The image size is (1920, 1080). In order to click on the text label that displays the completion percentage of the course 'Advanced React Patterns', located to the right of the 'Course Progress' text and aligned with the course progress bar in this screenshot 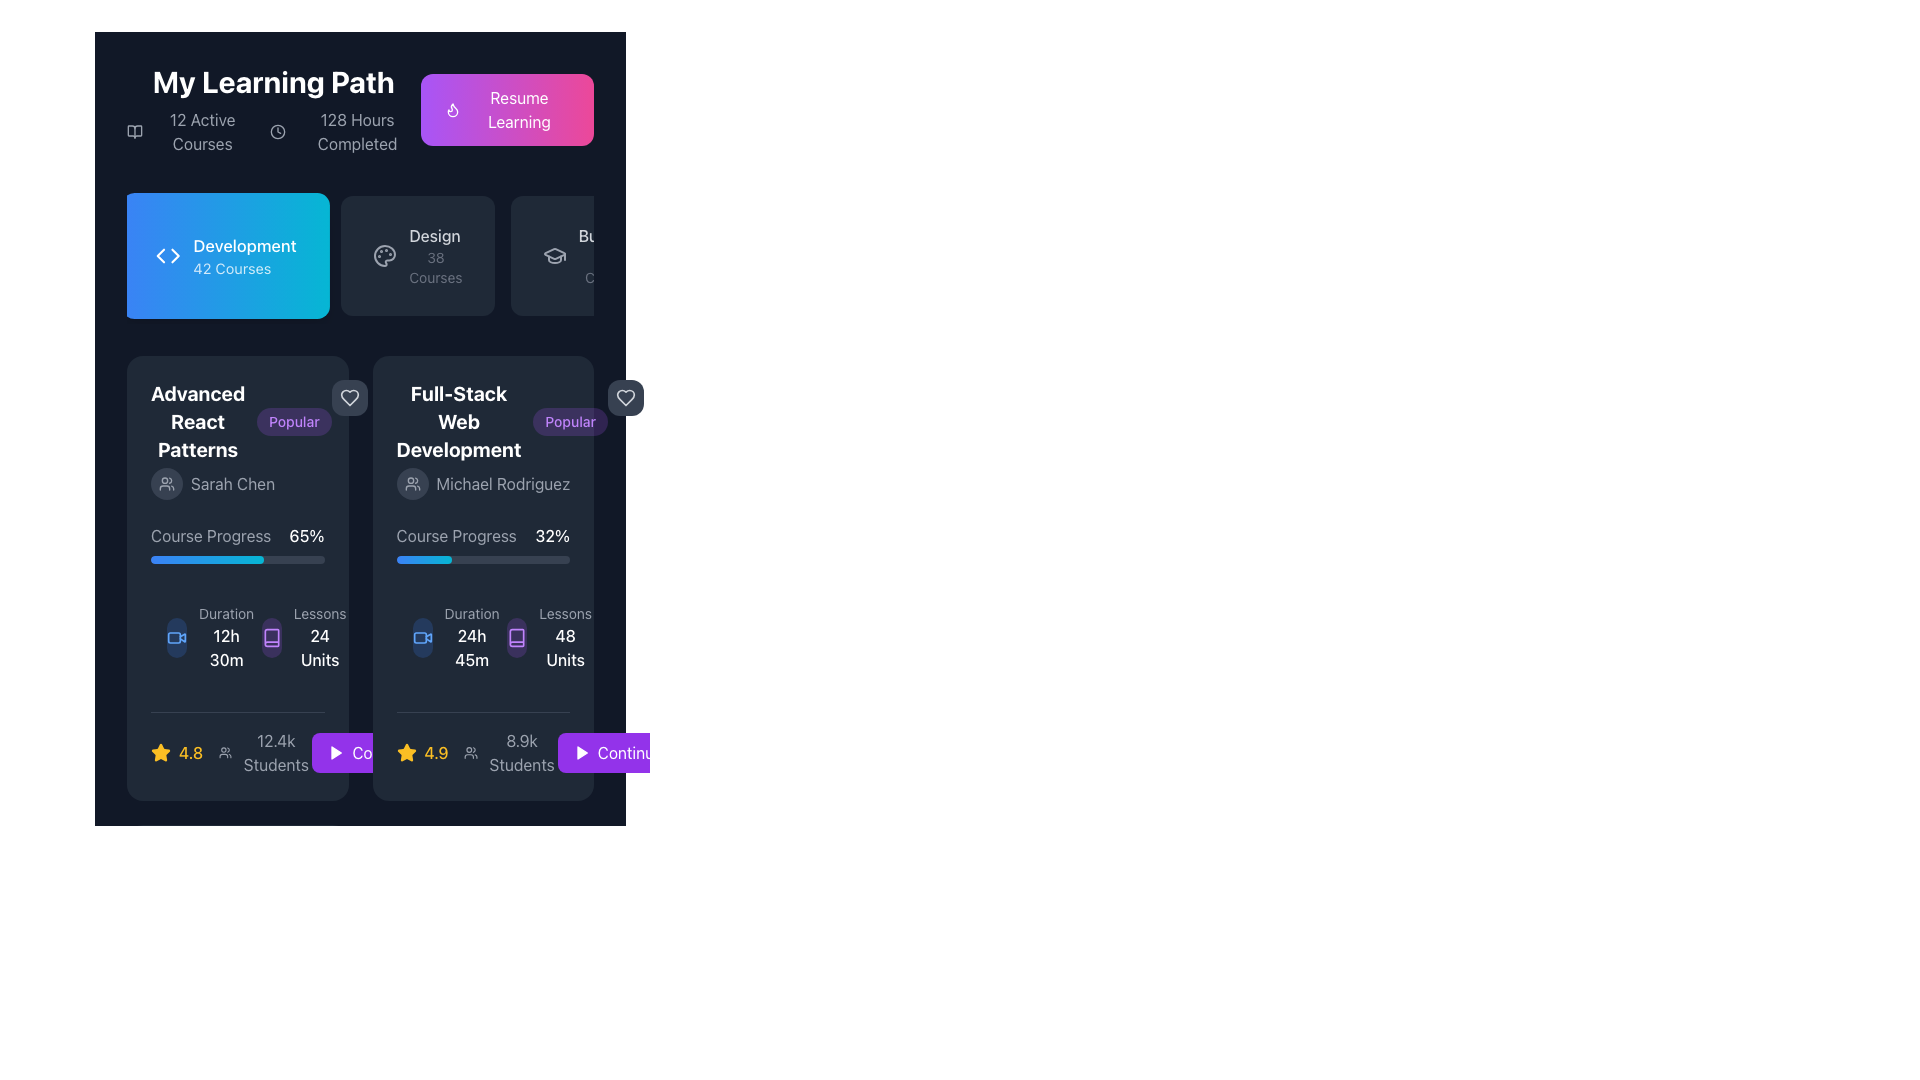, I will do `click(306, 535)`.